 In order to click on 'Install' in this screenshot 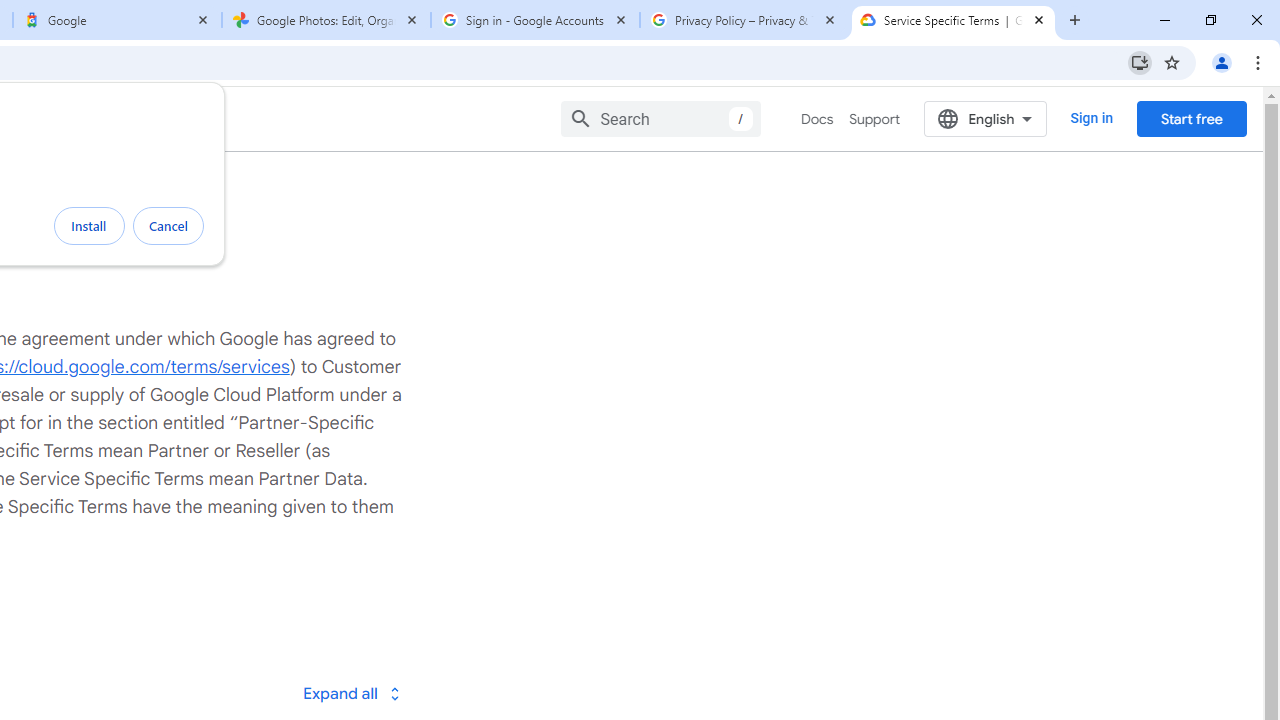, I will do `click(88, 225)`.